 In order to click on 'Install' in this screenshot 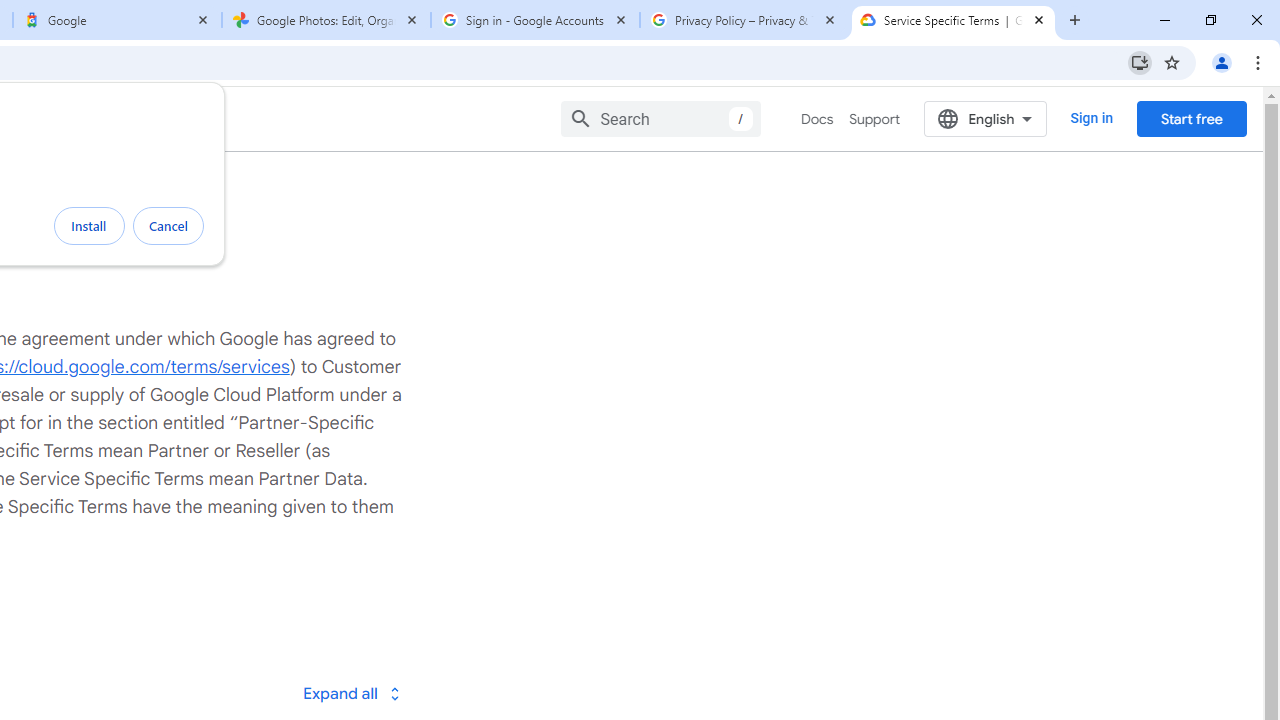, I will do `click(88, 225)`.